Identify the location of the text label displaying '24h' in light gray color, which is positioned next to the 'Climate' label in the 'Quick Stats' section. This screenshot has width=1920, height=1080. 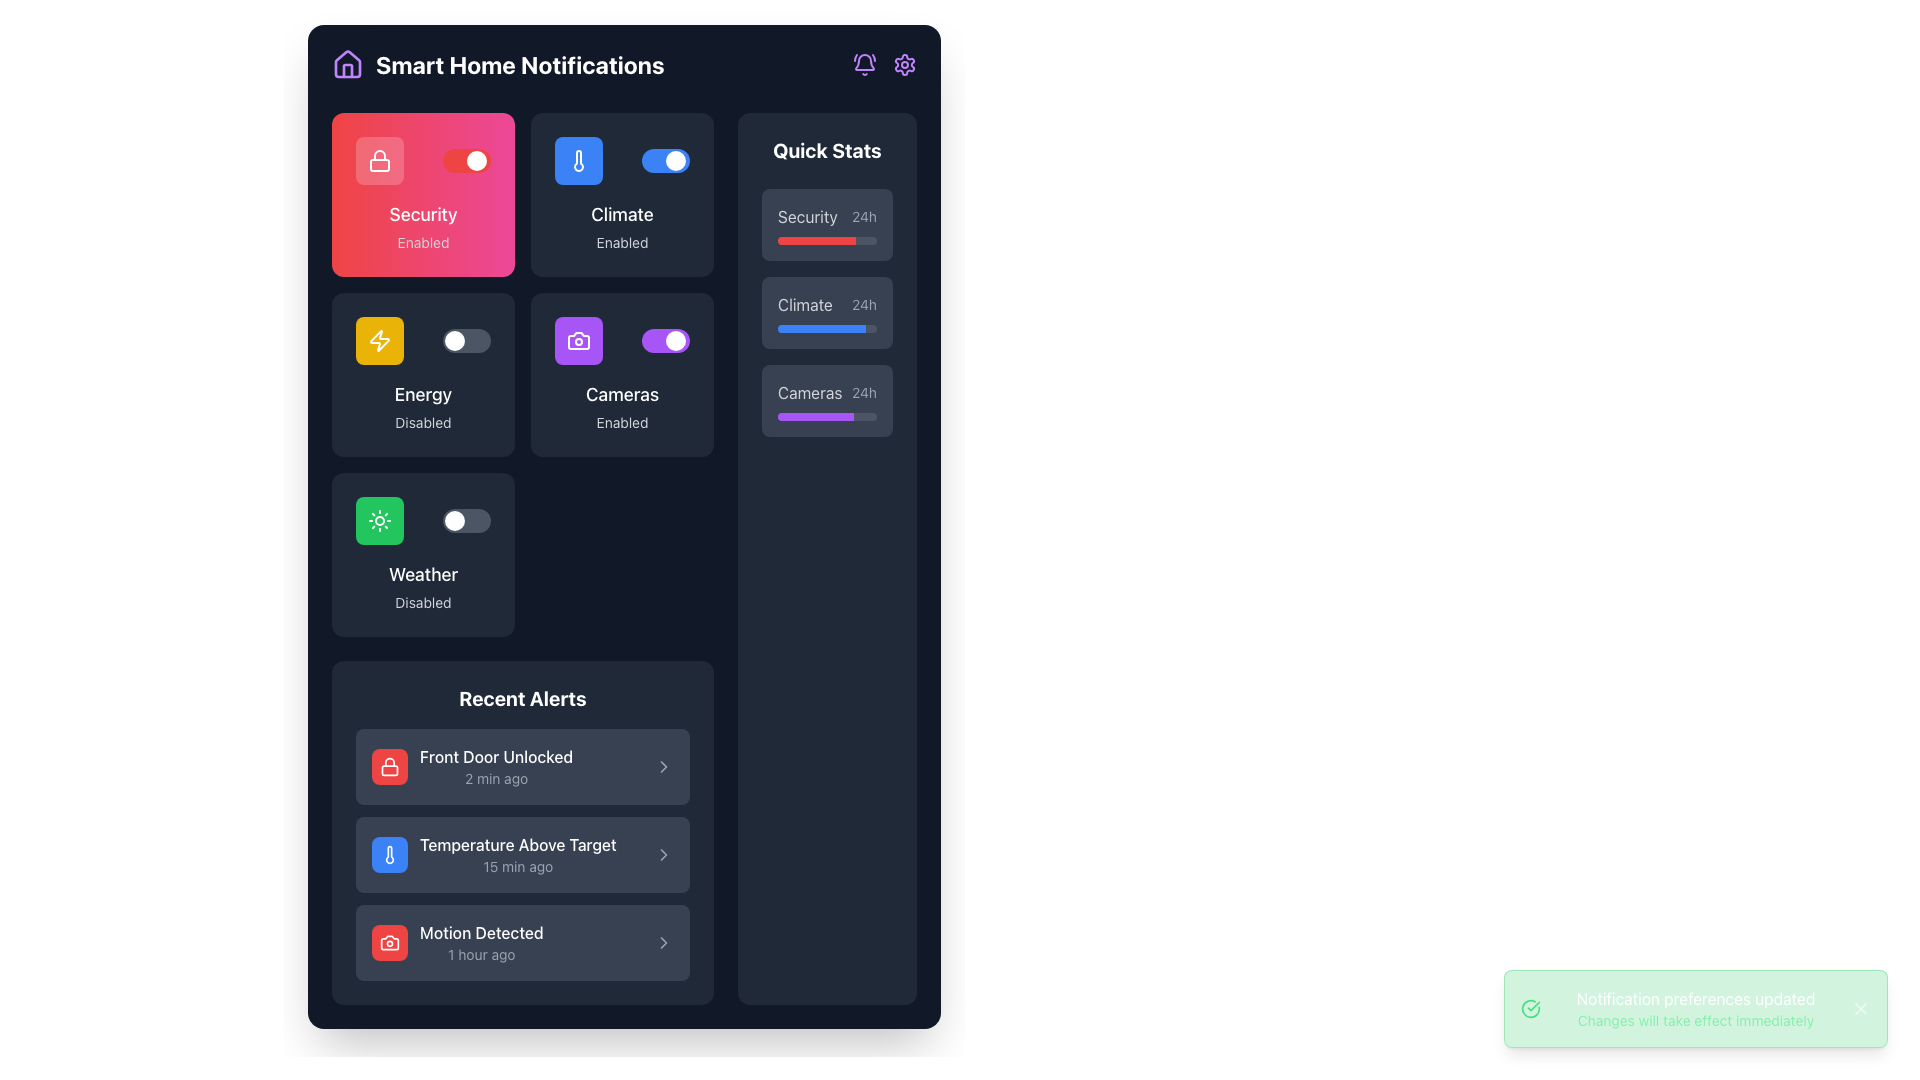
(864, 304).